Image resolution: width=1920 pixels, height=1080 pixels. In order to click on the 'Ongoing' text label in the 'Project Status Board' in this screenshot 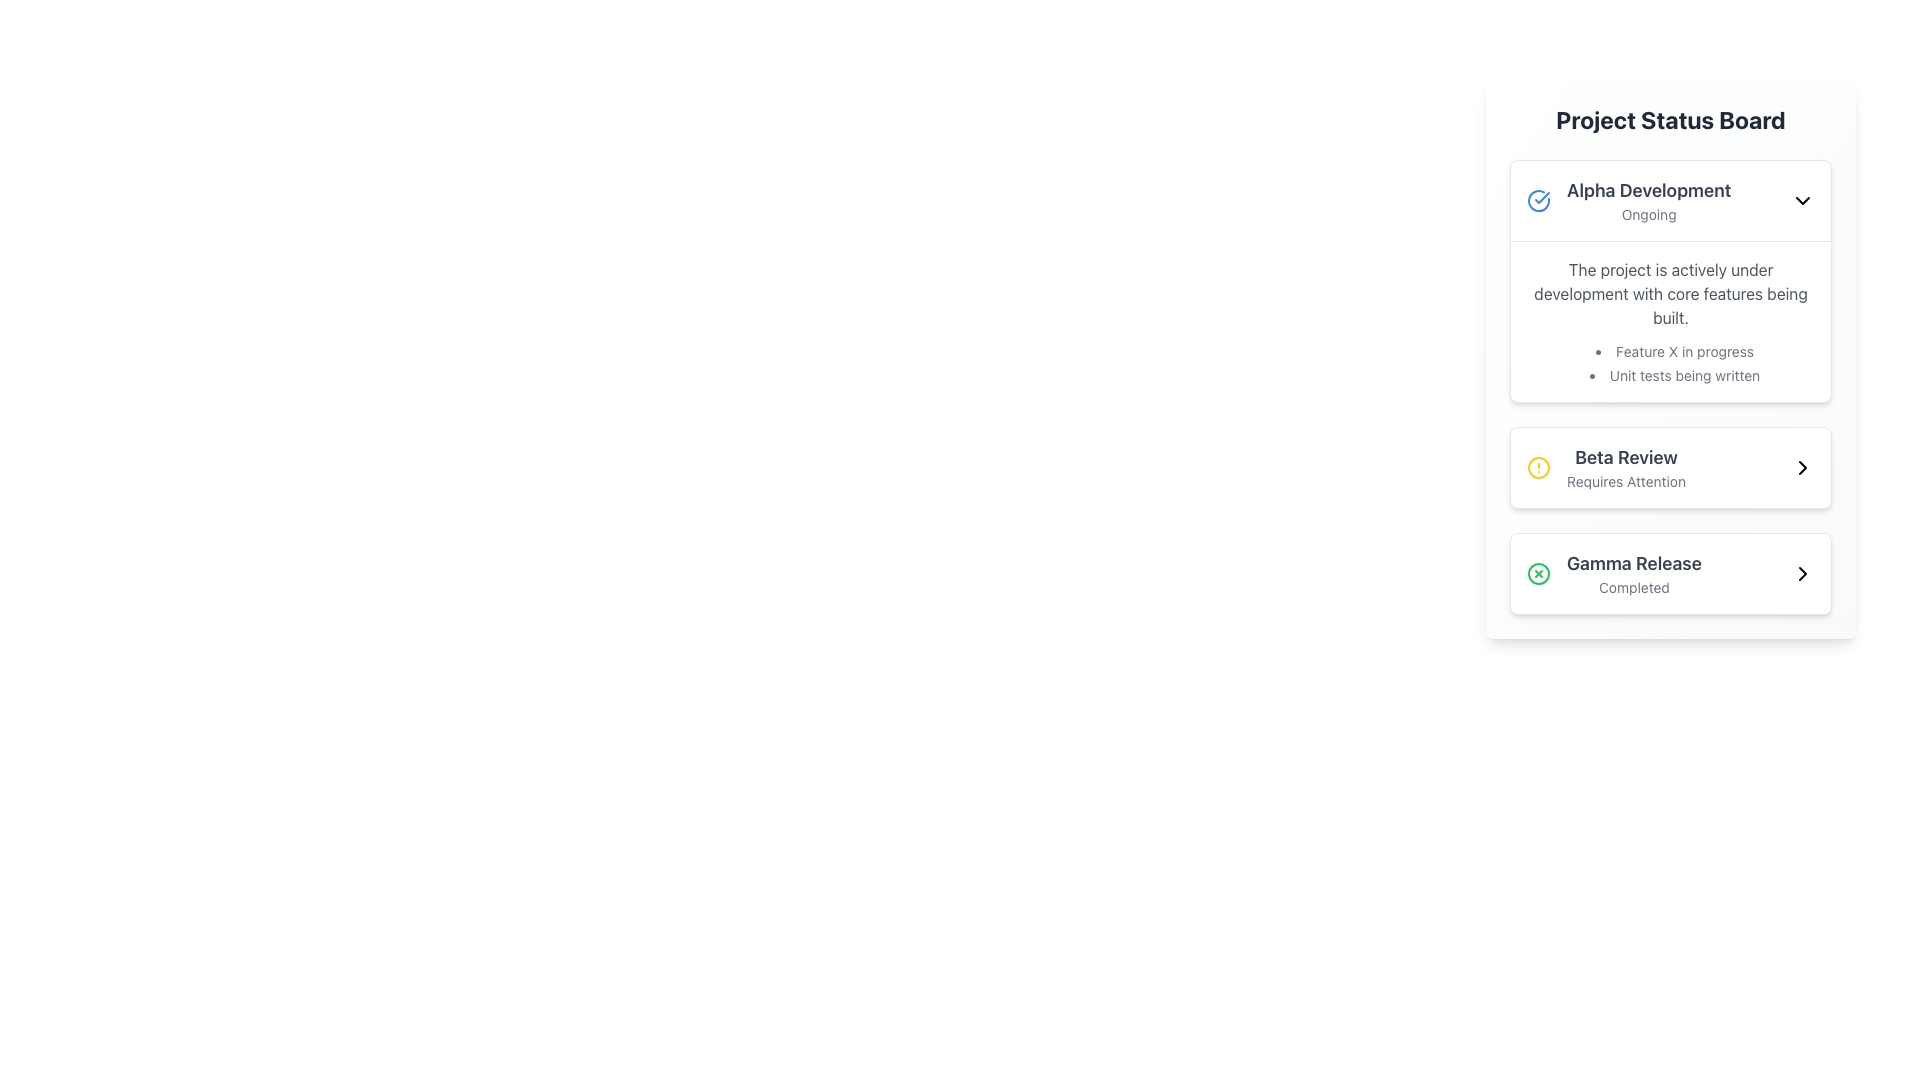, I will do `click(1649, 215)`.